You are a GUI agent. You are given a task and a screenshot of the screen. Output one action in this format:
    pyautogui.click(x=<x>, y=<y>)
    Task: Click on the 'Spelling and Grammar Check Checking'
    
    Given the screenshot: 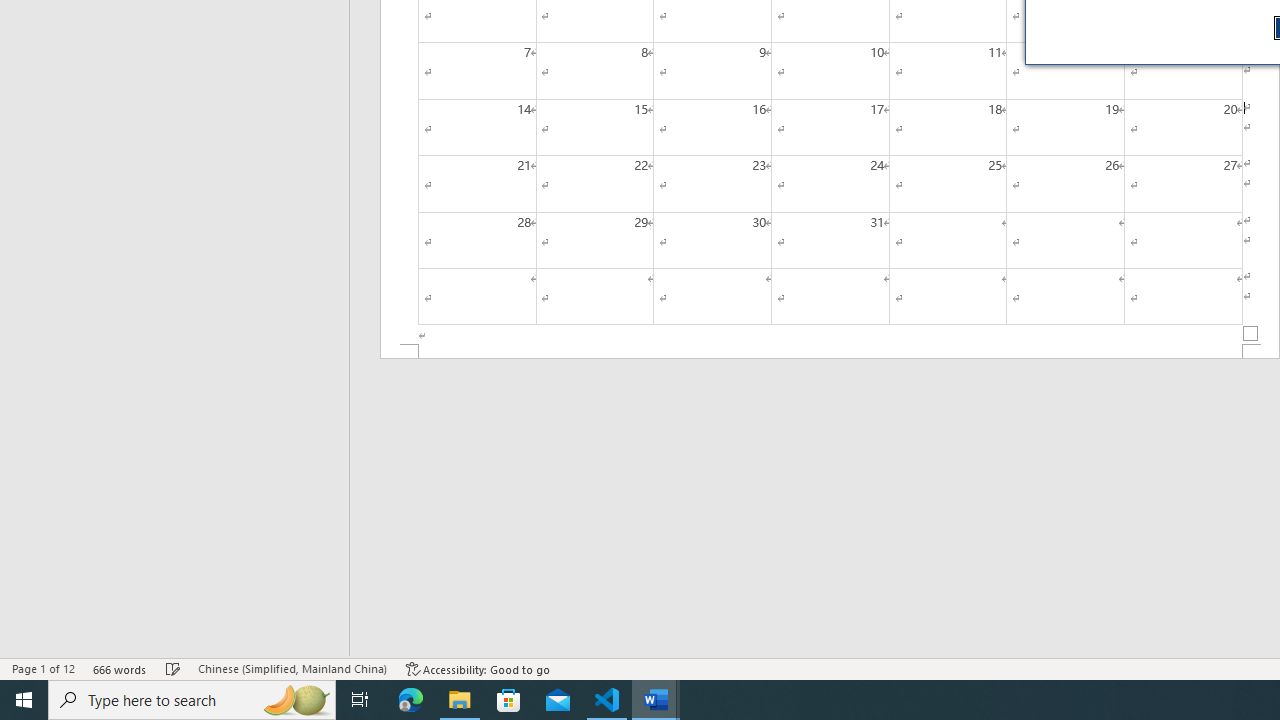 What is the action you would take?
    pyautogui.click(x=173, y=669)
    